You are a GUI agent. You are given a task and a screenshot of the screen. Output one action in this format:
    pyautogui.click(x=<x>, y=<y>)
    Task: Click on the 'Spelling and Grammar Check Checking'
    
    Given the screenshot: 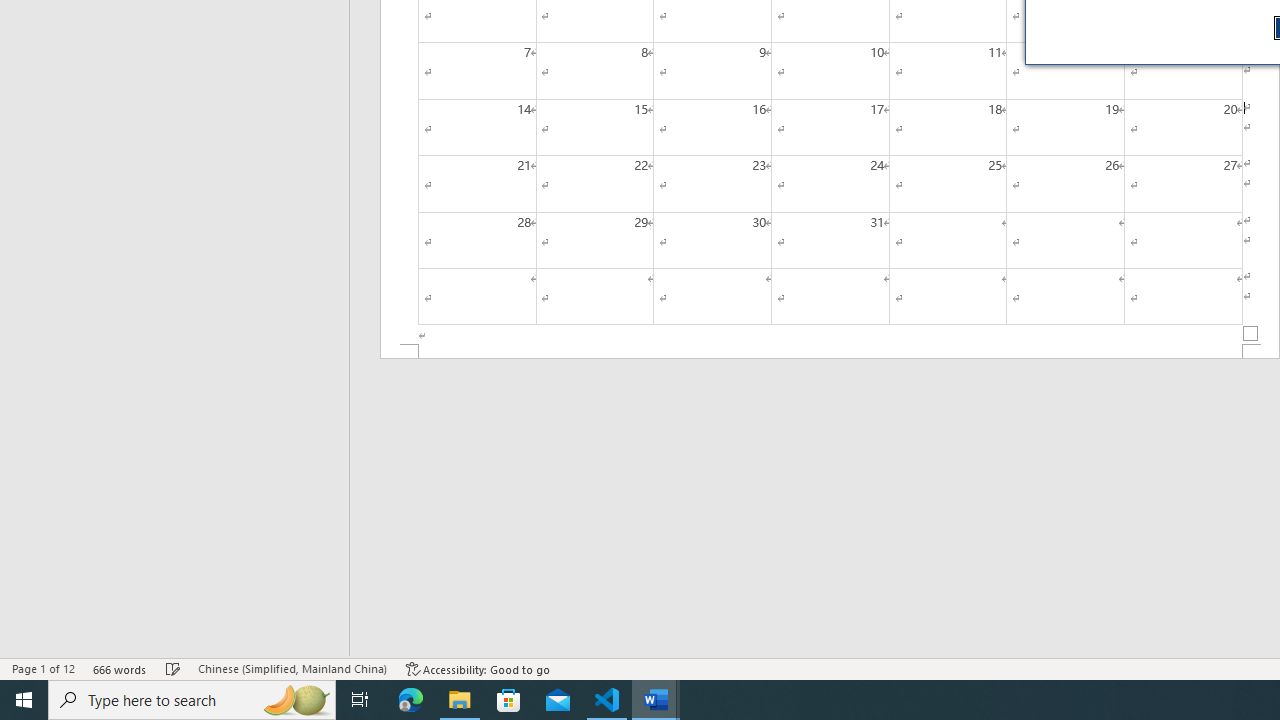 What is the action you would take?
    pyautogui.click(x=173, y=669)
    